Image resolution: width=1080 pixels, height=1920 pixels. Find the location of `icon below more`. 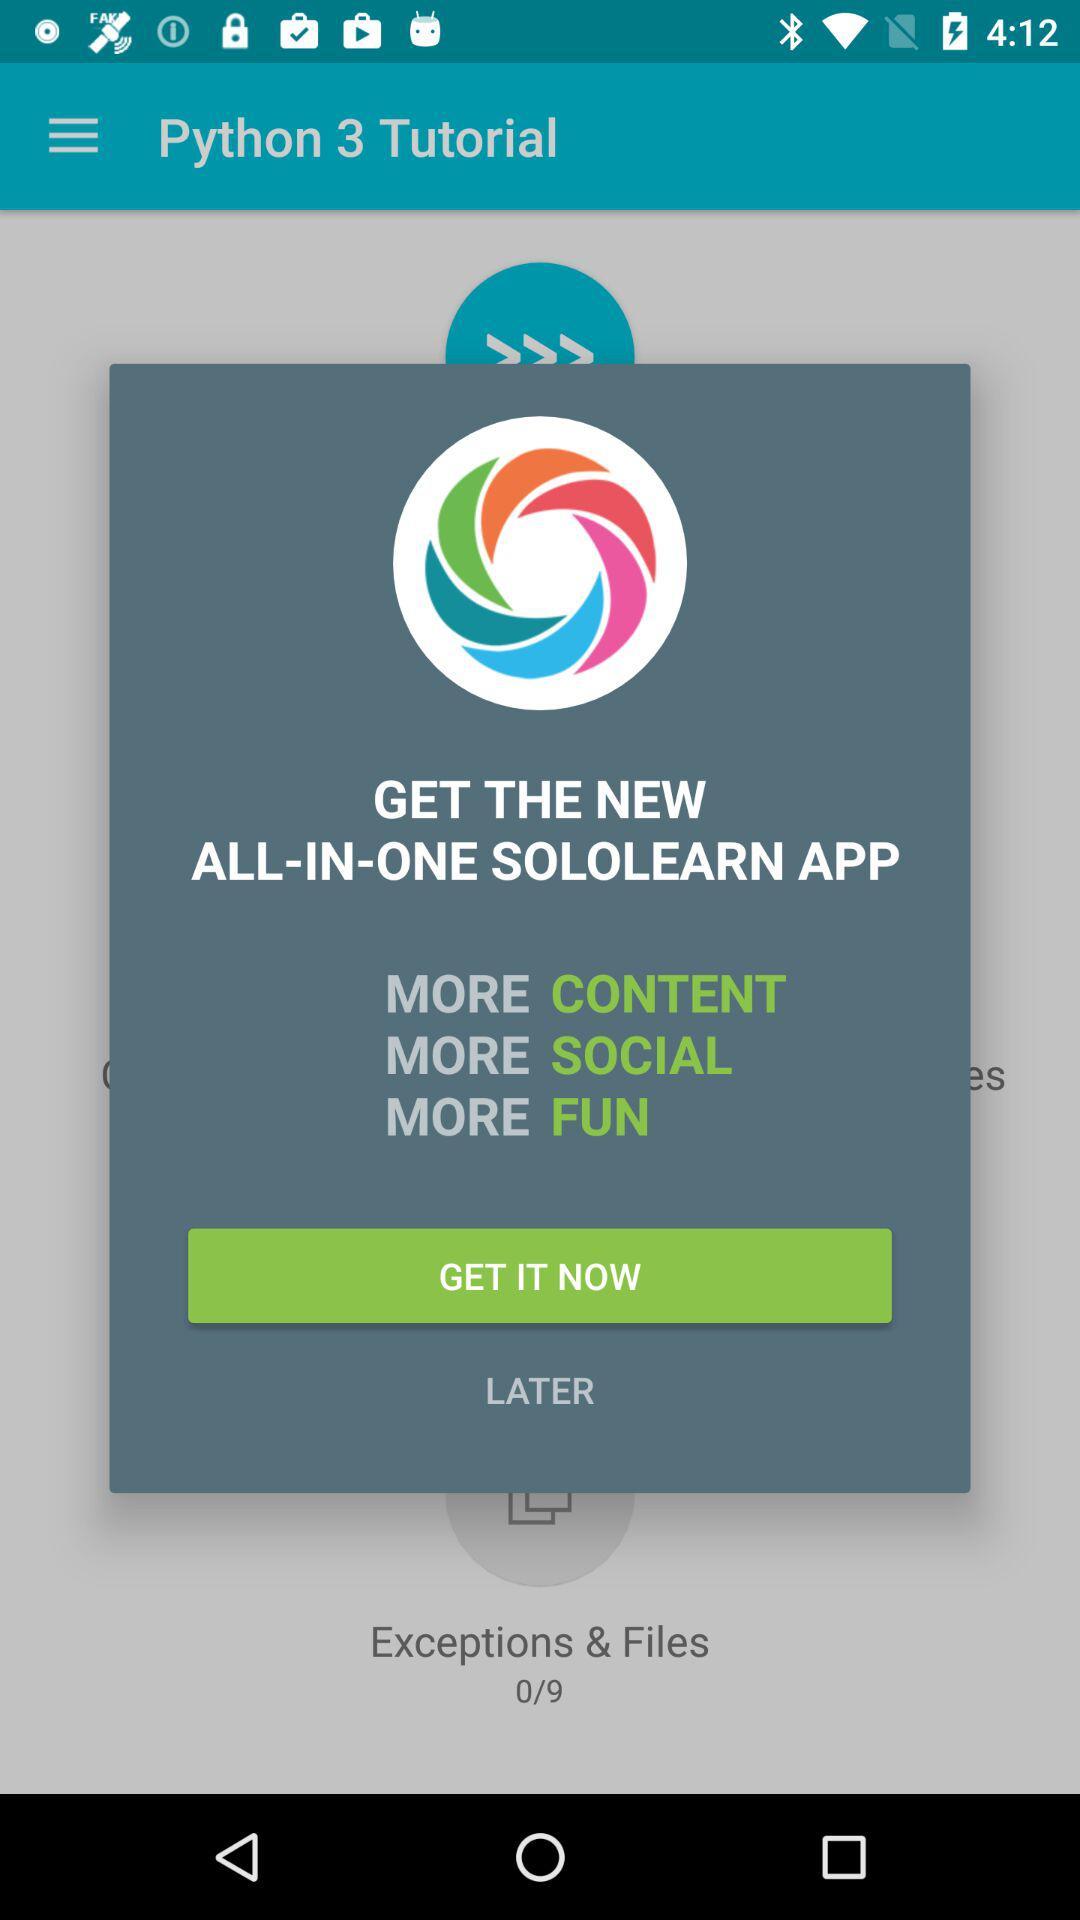

icon below more is located at coordinates (540, 1274).